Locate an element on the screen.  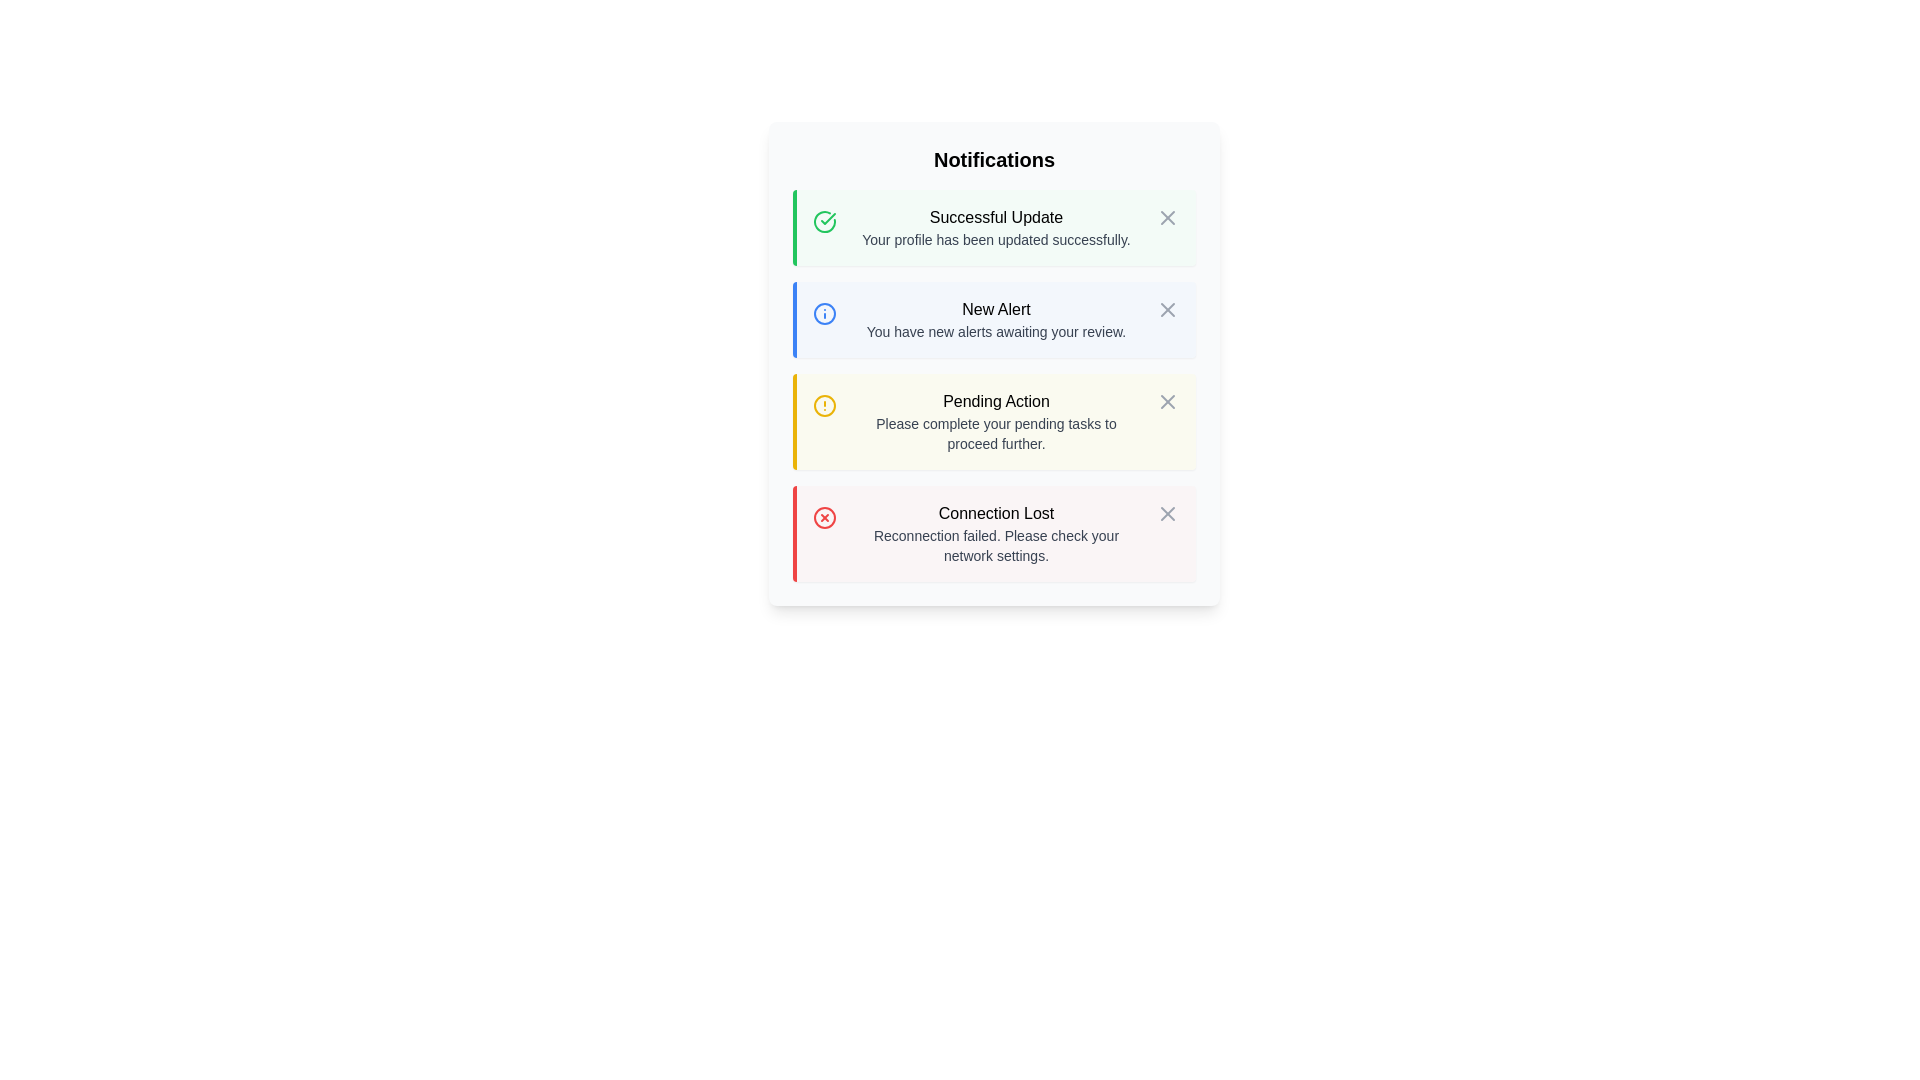
the 'Pending Action' text label in the third notification card from the top in the Notifications section is located at coordinates (996, 401).